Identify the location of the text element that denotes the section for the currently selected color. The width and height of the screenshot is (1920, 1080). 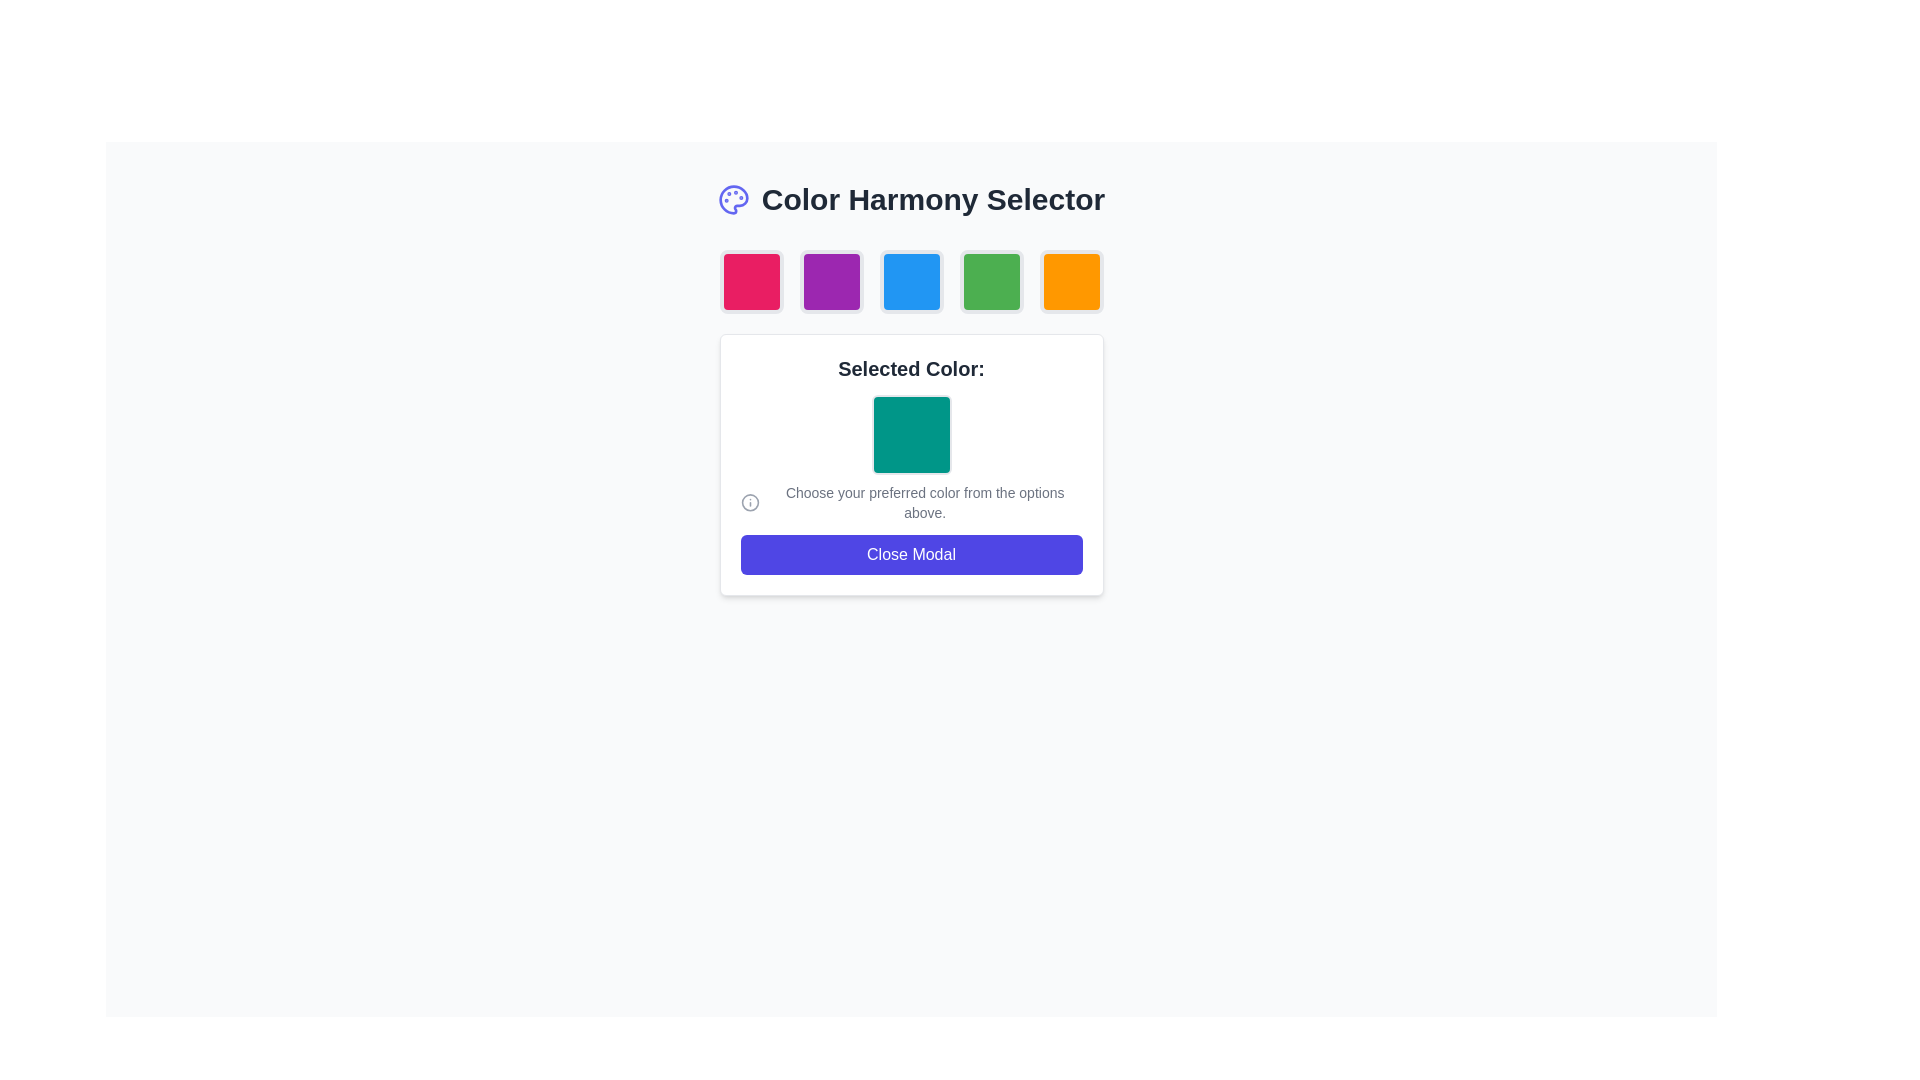
(910, 369).